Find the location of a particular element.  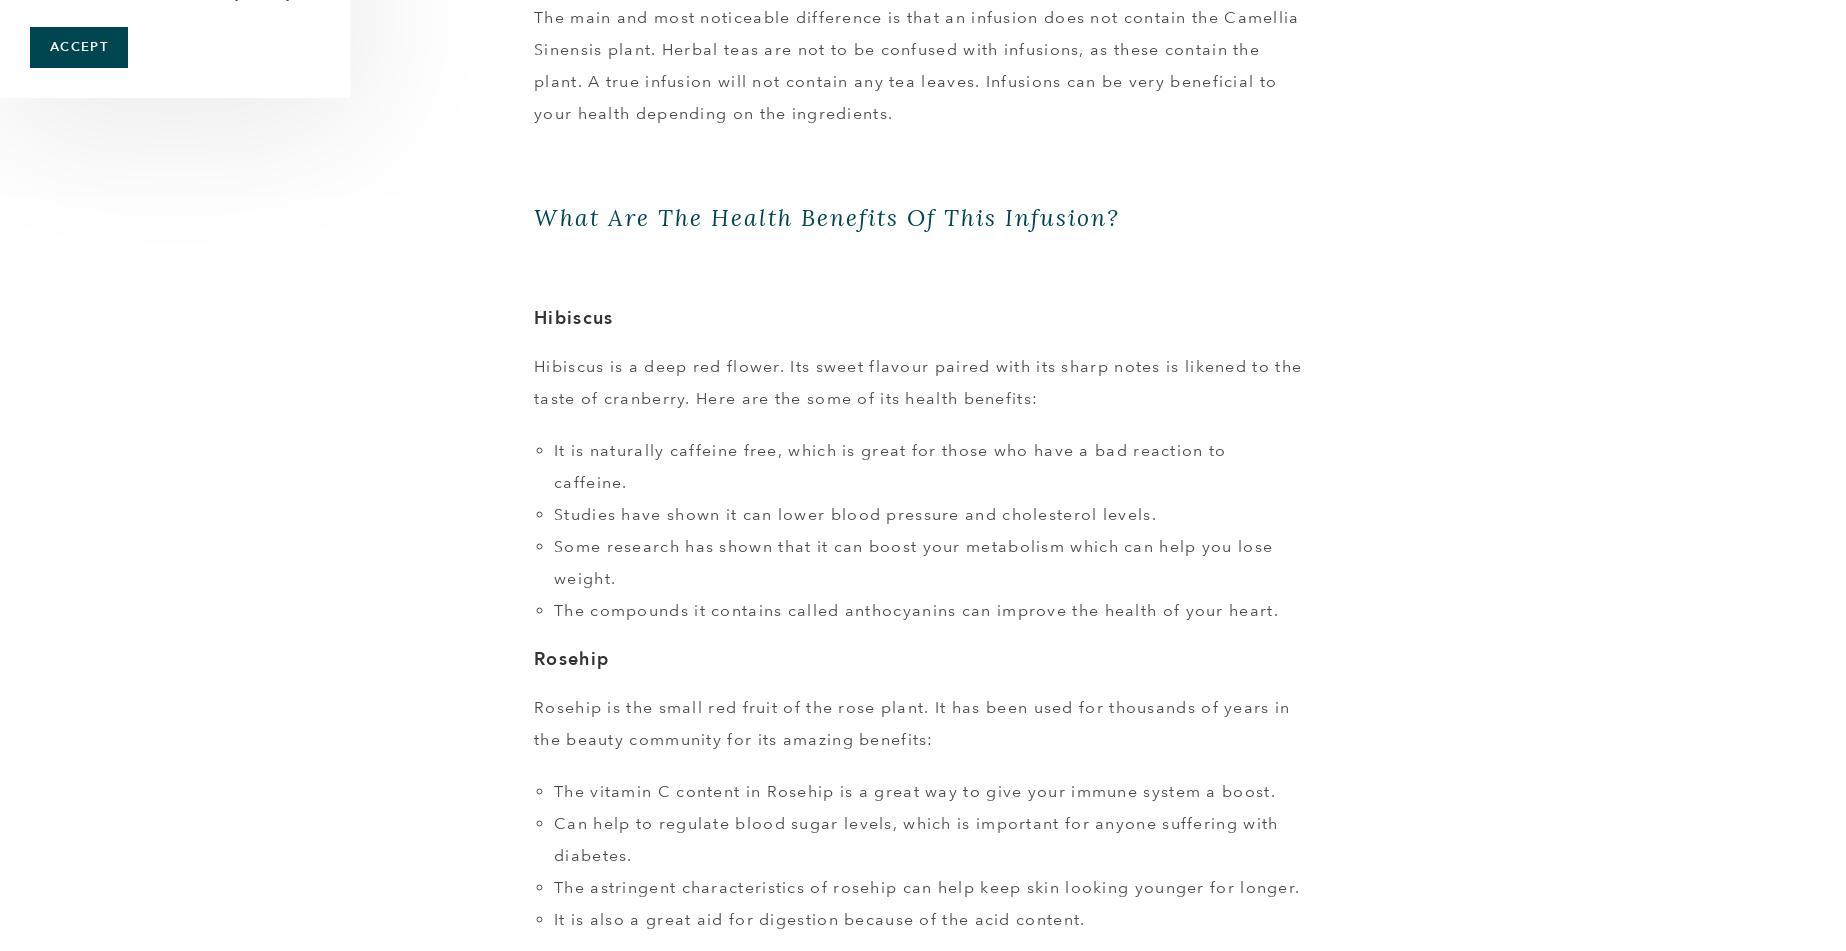

'Can help to regulate blood sugar levels, which is important for anyone suffering with diabetes.' is located at coordinates (914, 838).